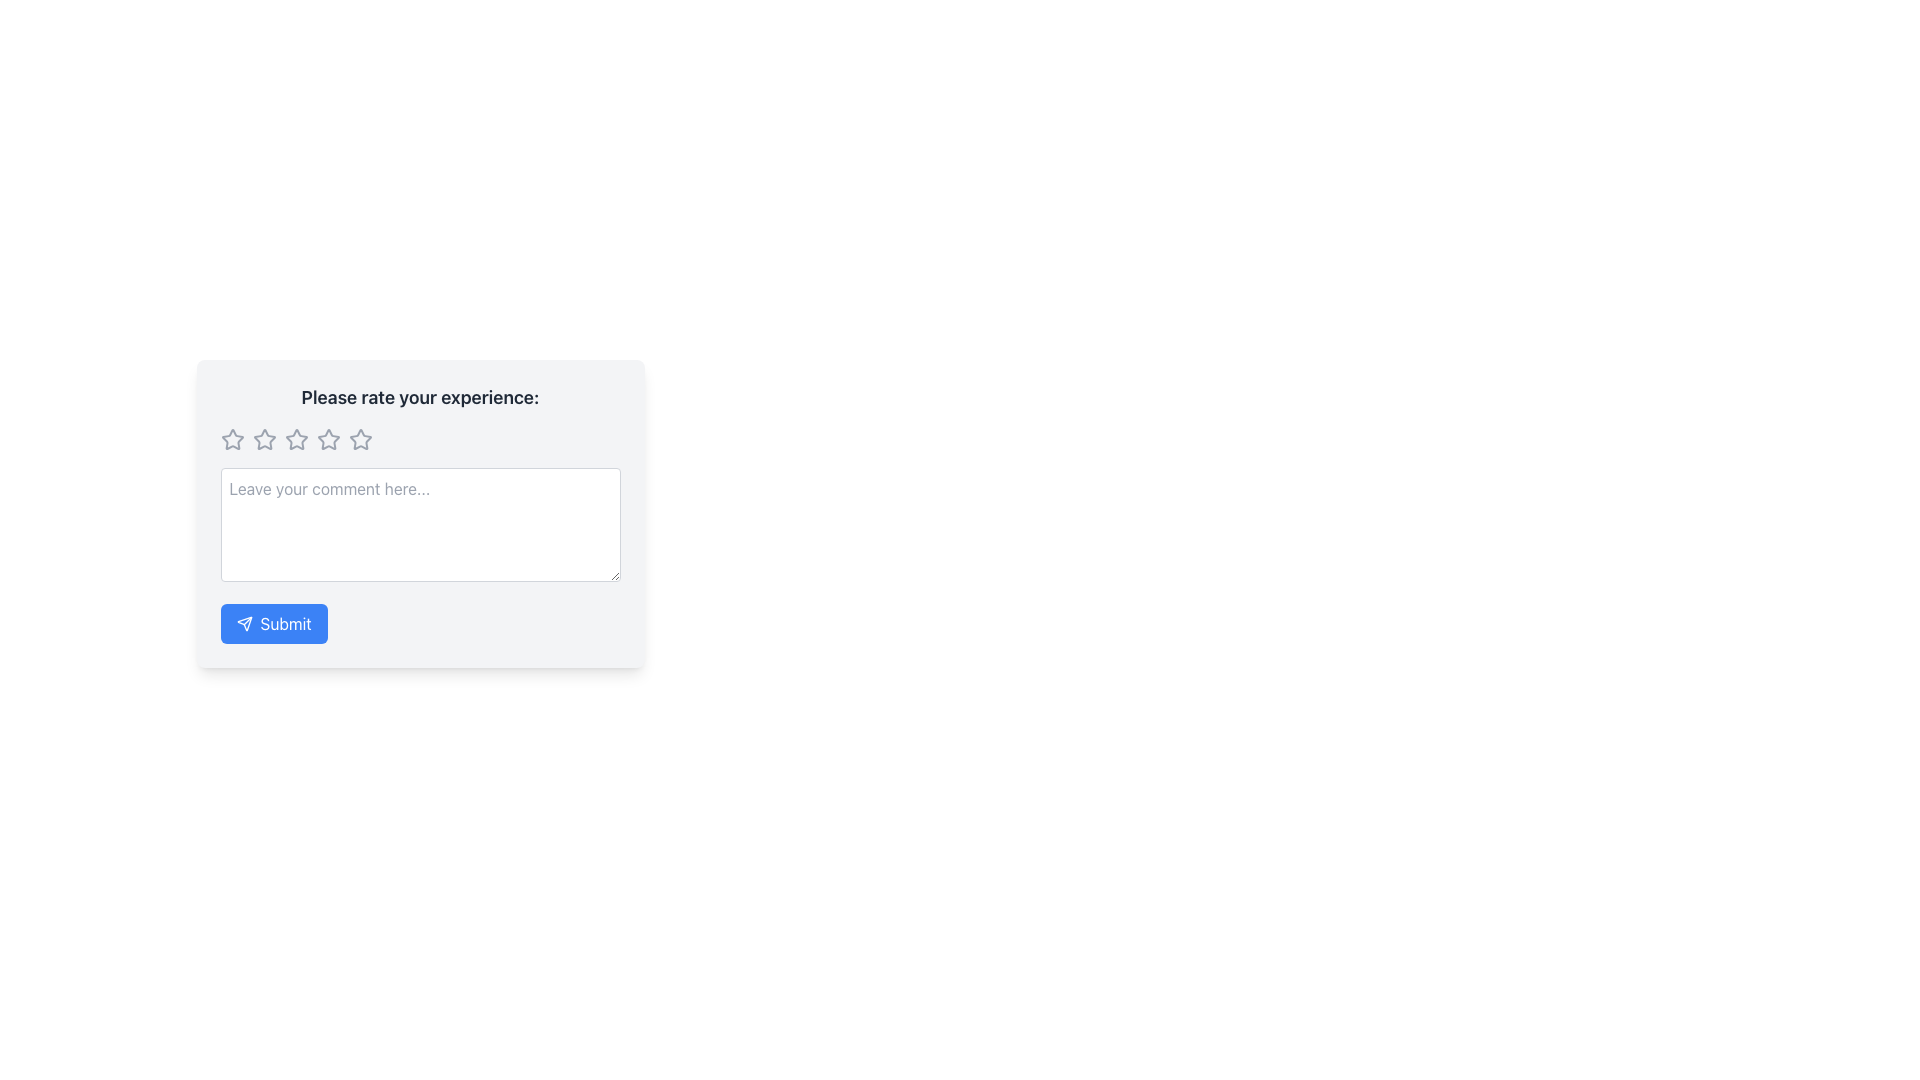 The image size is (1920, 1080). I want to click on the blue 'Submit' button with a paper plane icon located at the bottom of the feedback panel, so click(273, 623).